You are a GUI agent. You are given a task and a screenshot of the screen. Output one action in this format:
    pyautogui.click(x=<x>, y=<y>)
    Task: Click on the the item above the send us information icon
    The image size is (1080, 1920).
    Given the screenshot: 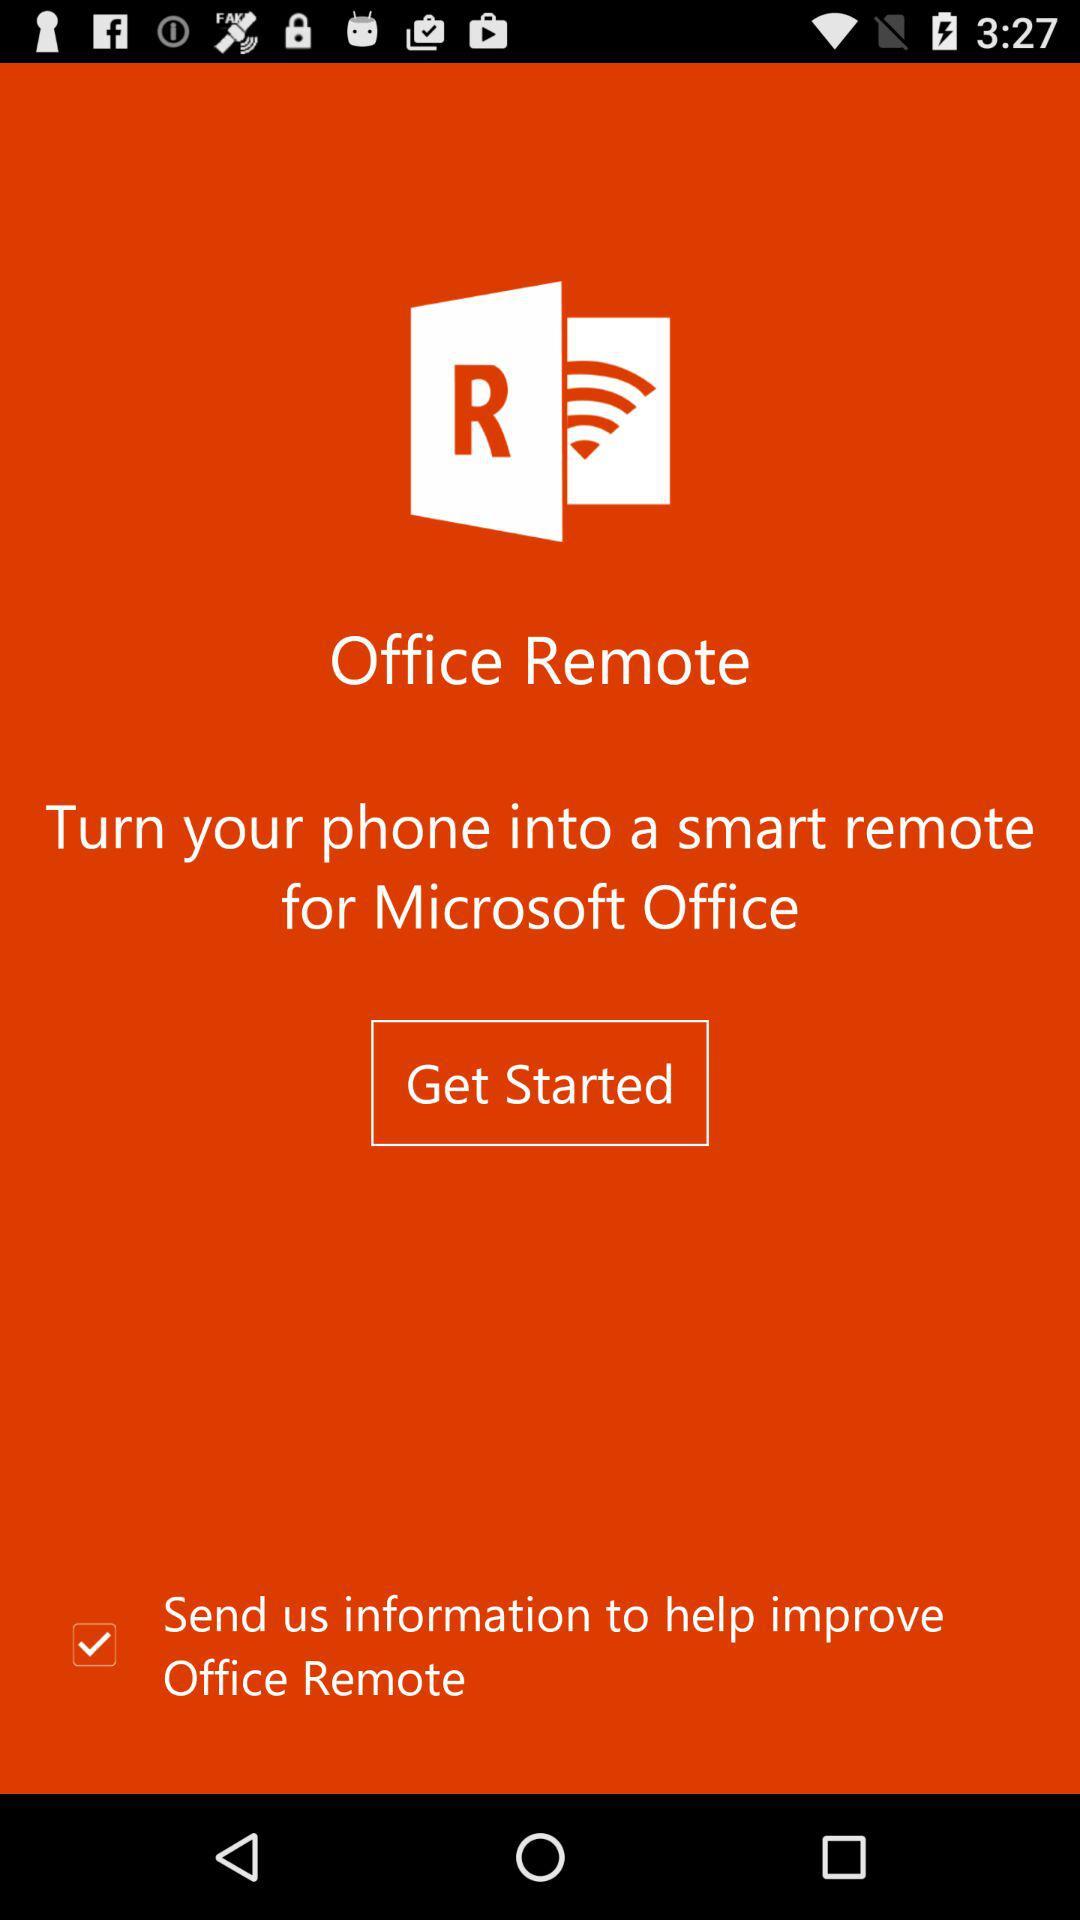 What is the action you would take?
    pyautogui.click(x=540, y=1082)
    